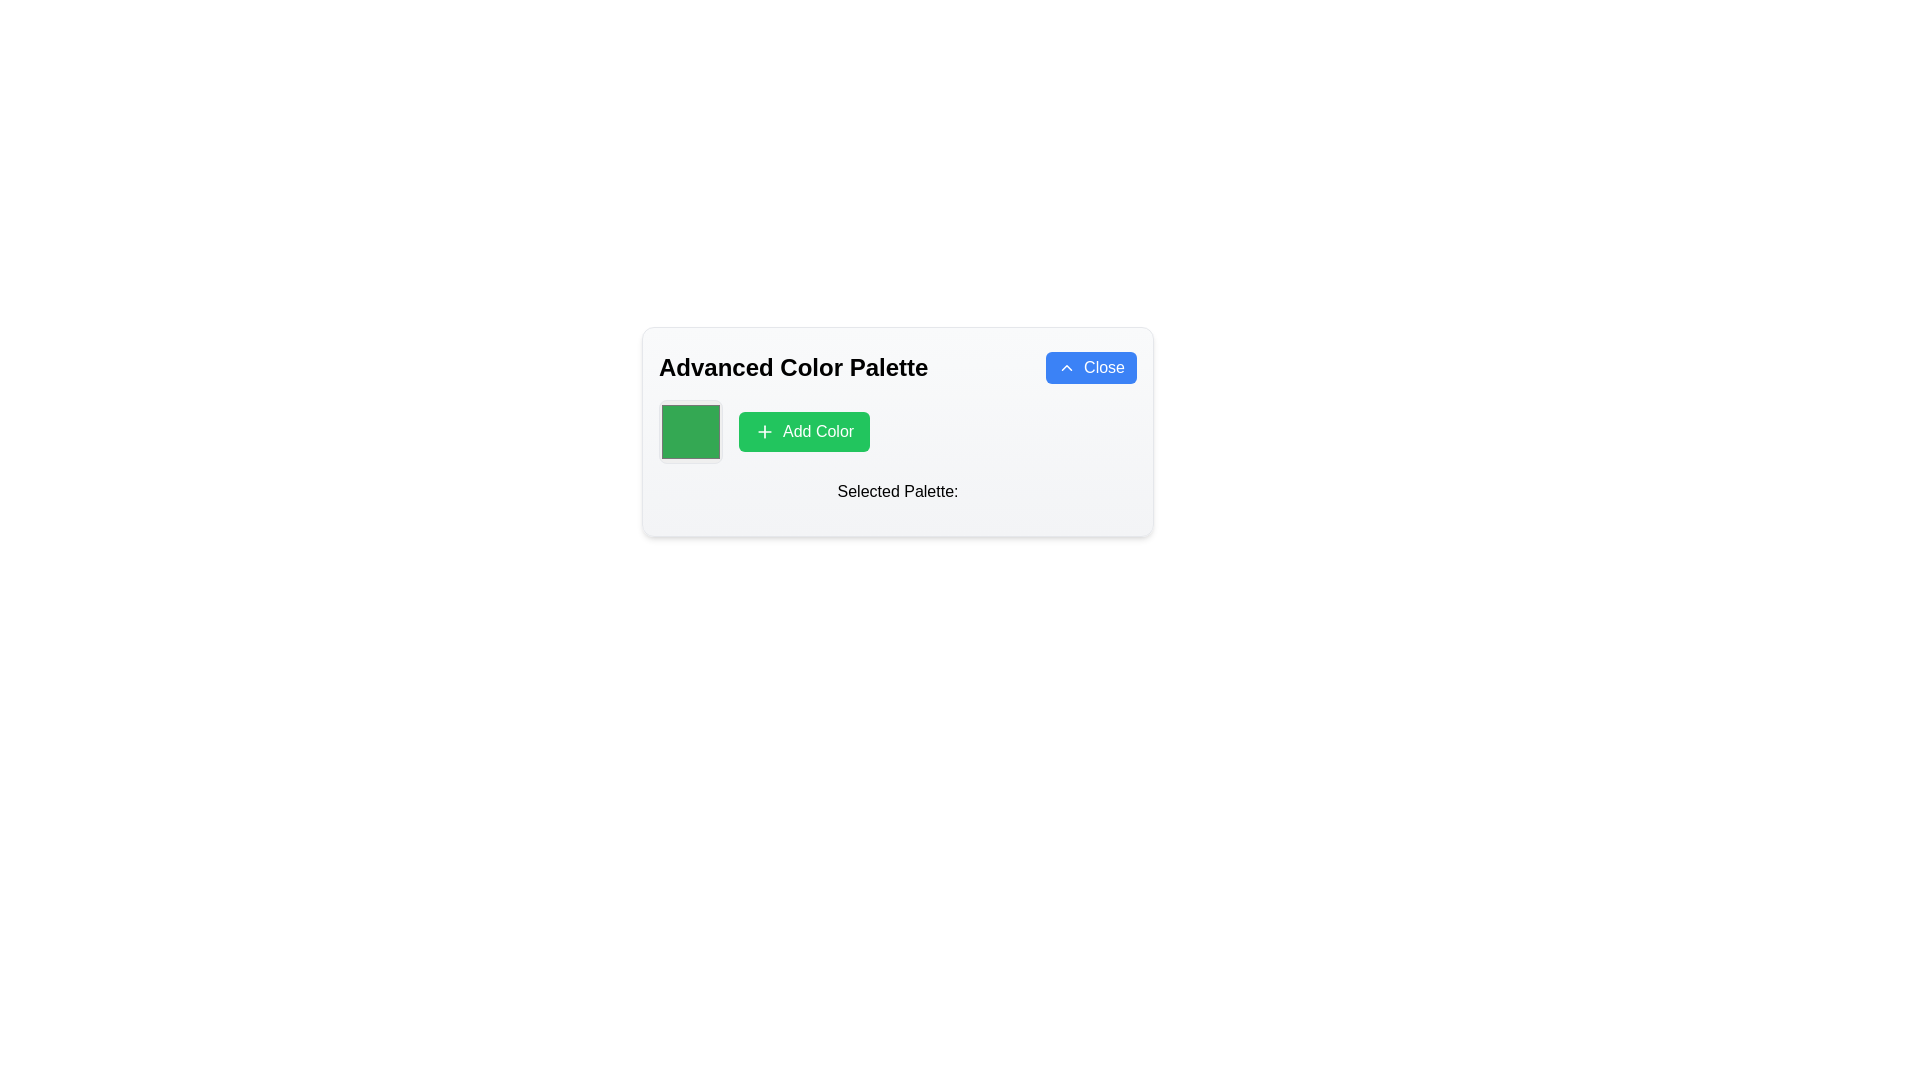 The height and width of the screenshot is (1080, 1920). Describe the element at coordinates (1090, 367) in the screenshot. I see `the close button located at the top-right of the 'Advanced Color Palette' panel` at that location.